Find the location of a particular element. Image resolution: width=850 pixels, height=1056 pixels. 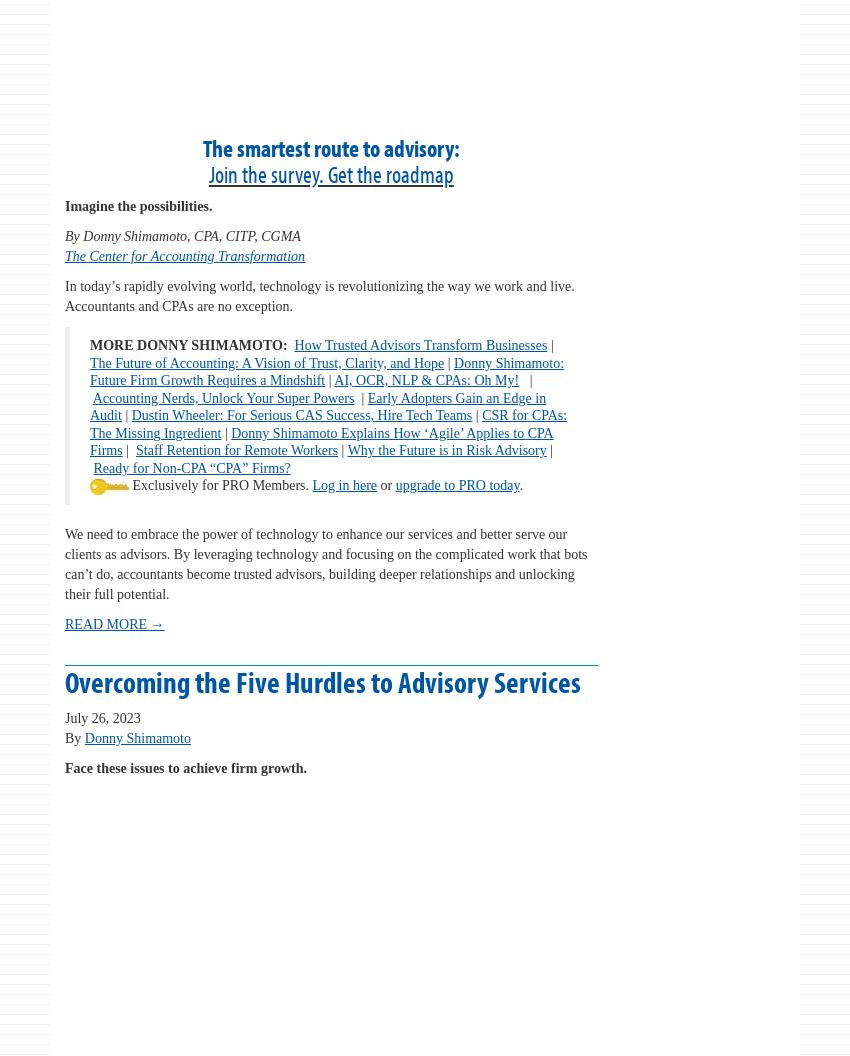

'Donny Shimamoto Explains How ‘Agile’ Applies to CPA Firms' is located at coordinates (321, 441).